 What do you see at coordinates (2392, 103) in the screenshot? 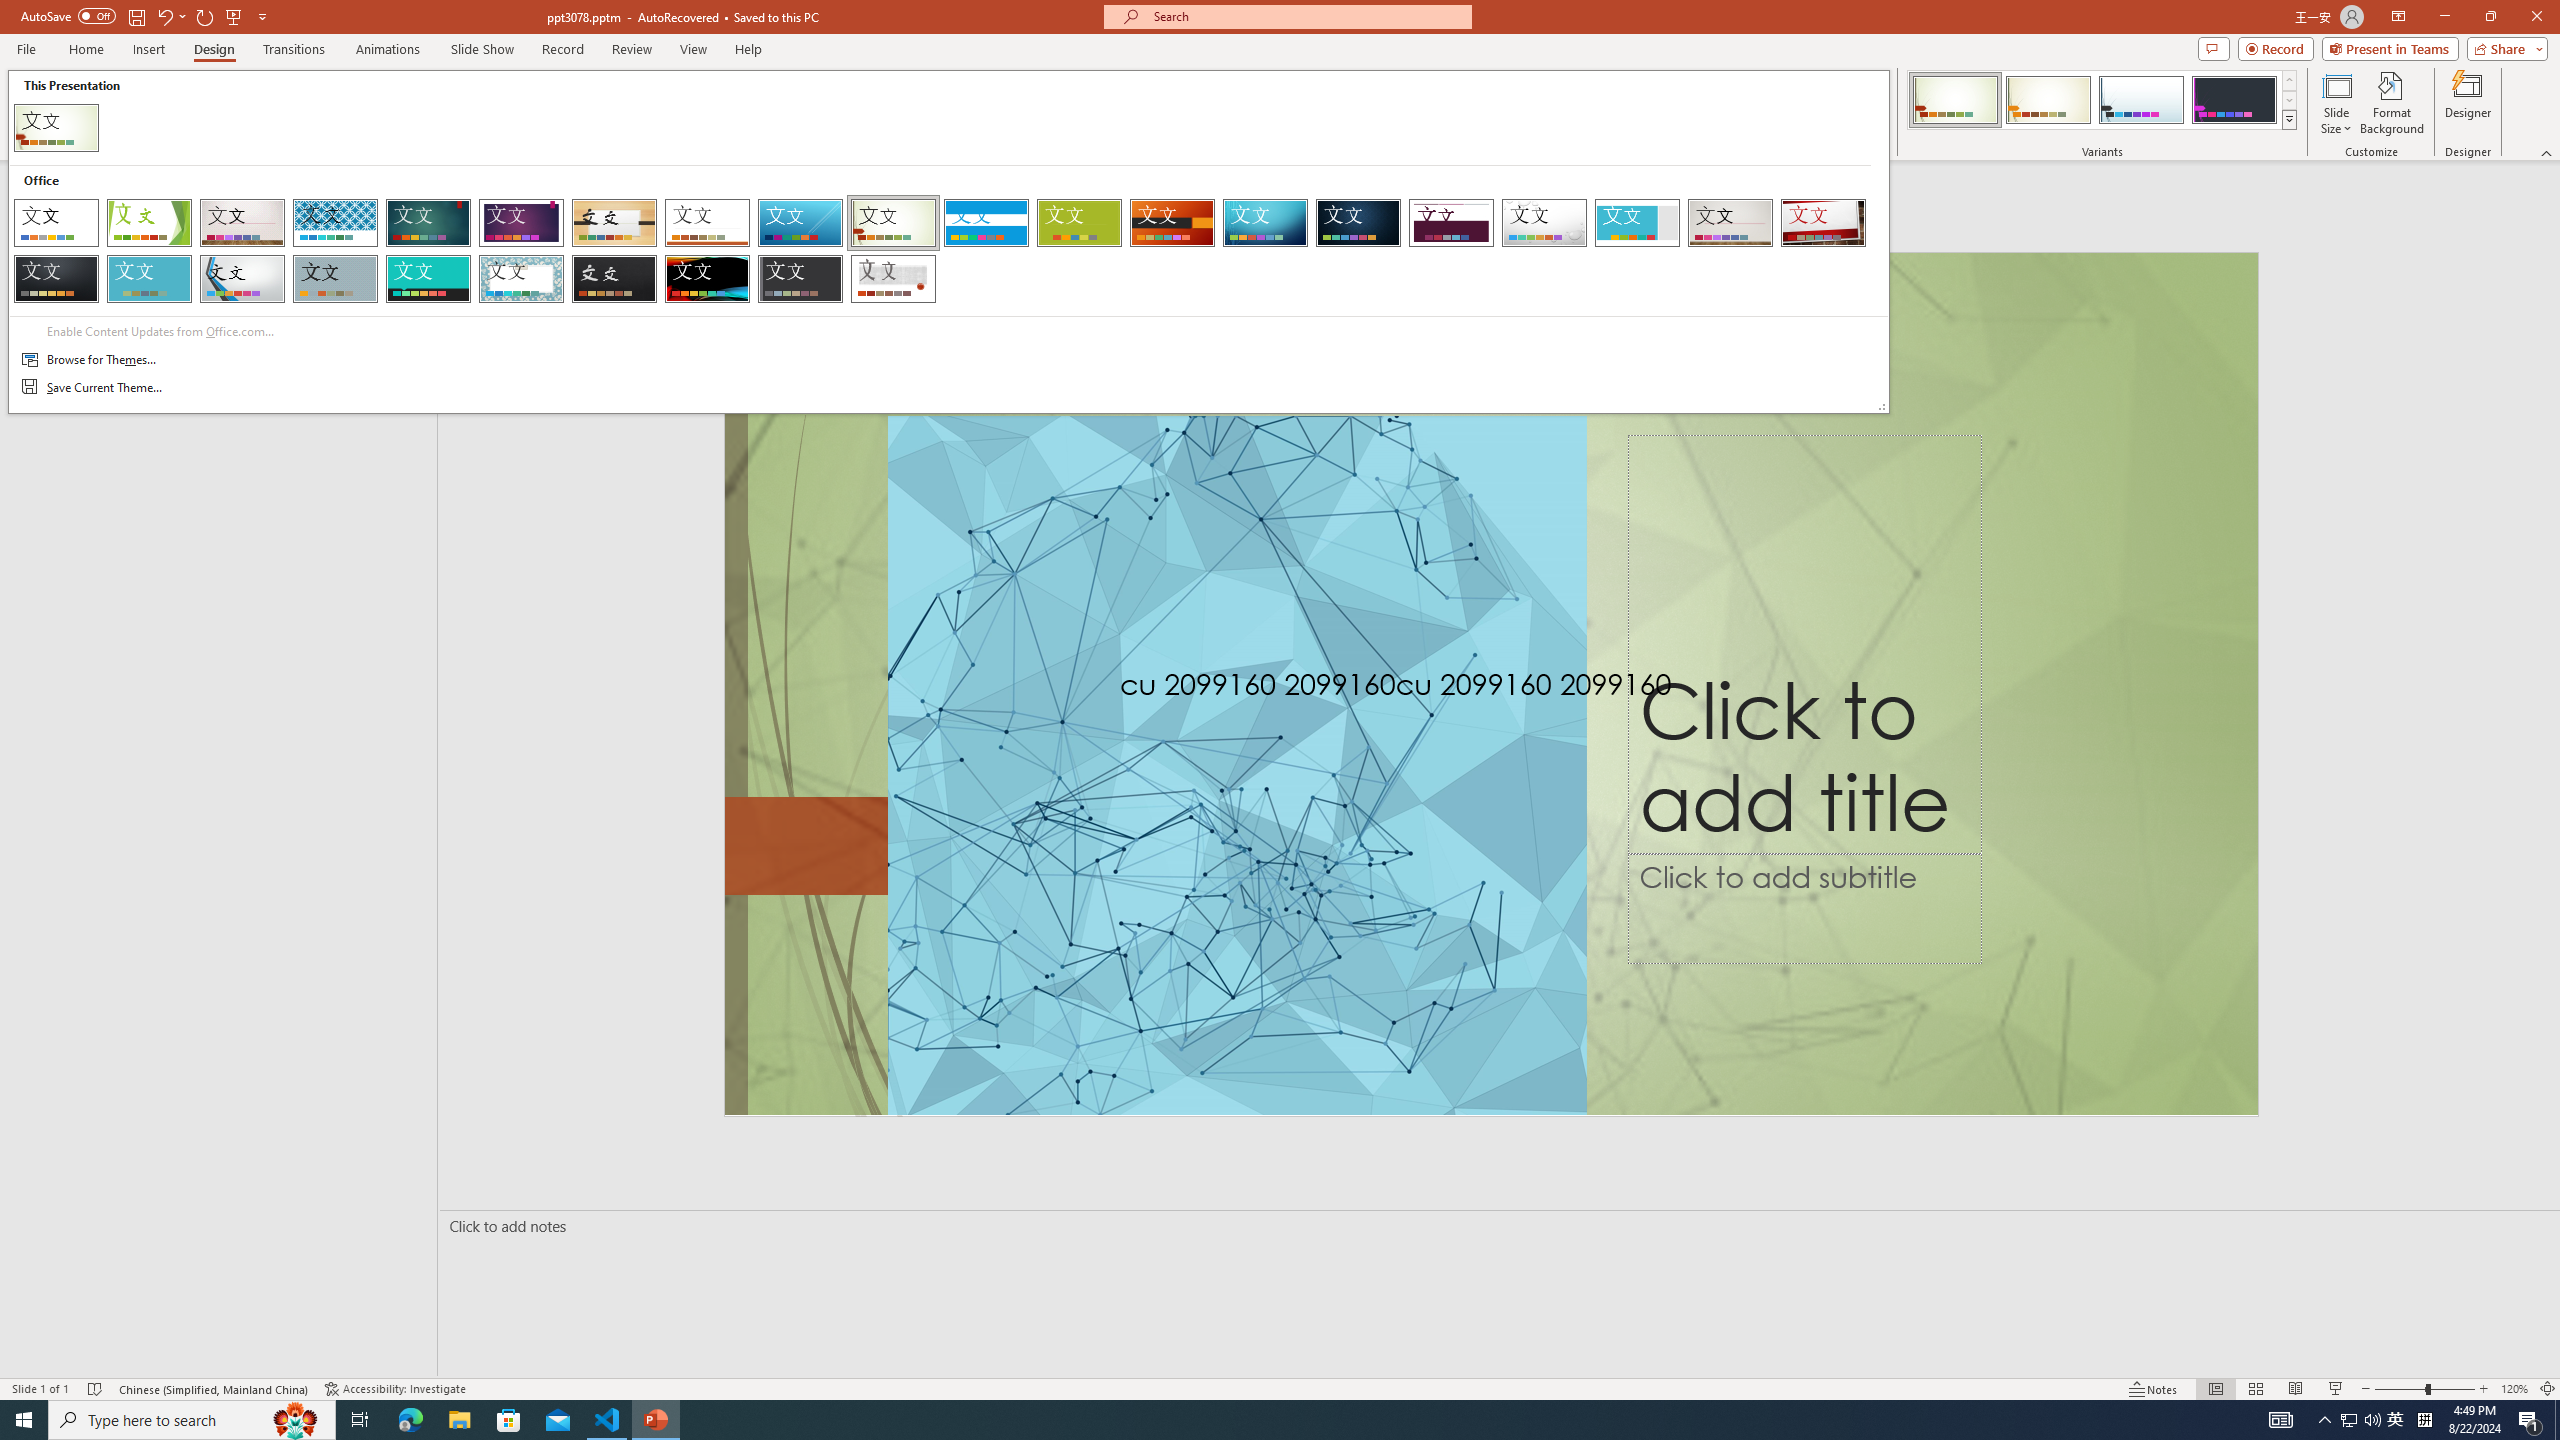
I see `'Format Background'` at bounding box center [2392, 103].